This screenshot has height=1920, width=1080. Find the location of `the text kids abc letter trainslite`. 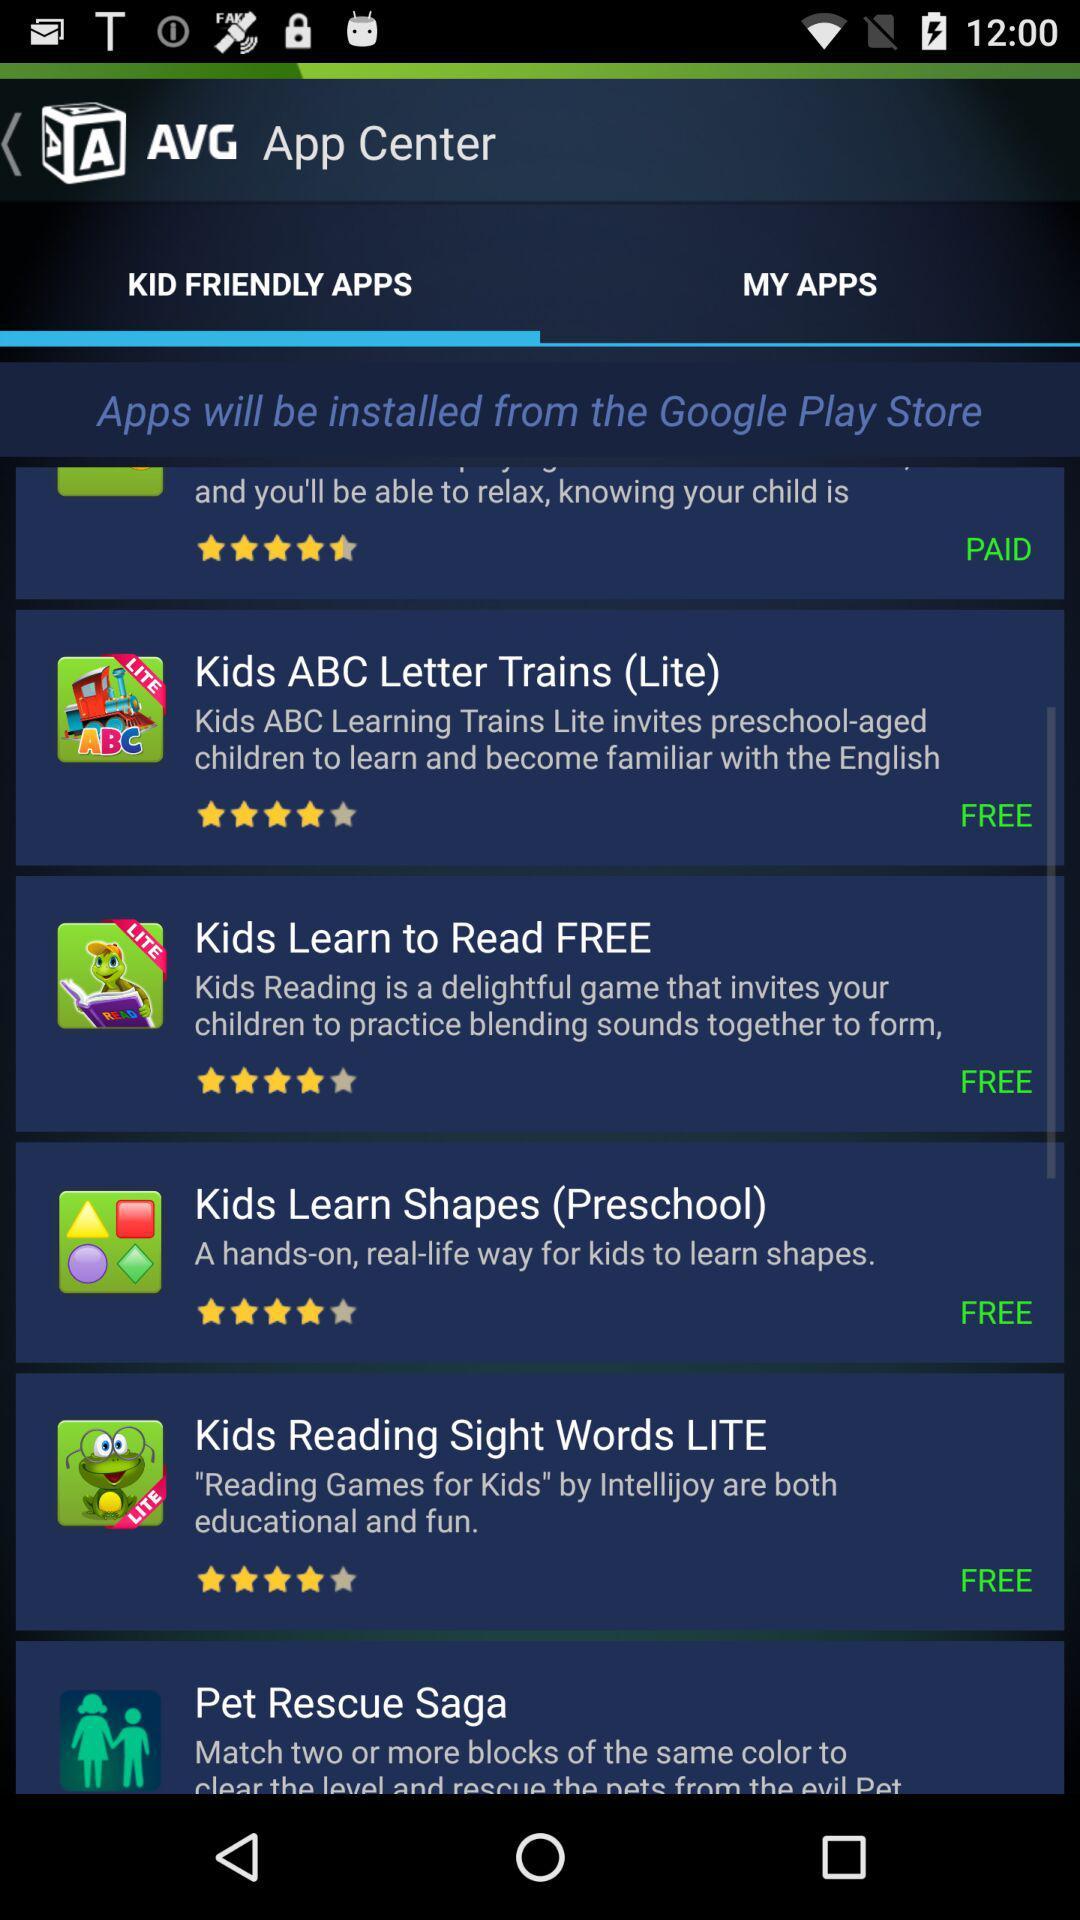

the text kids abc letter trainslite is located at coordinates (540, 737).